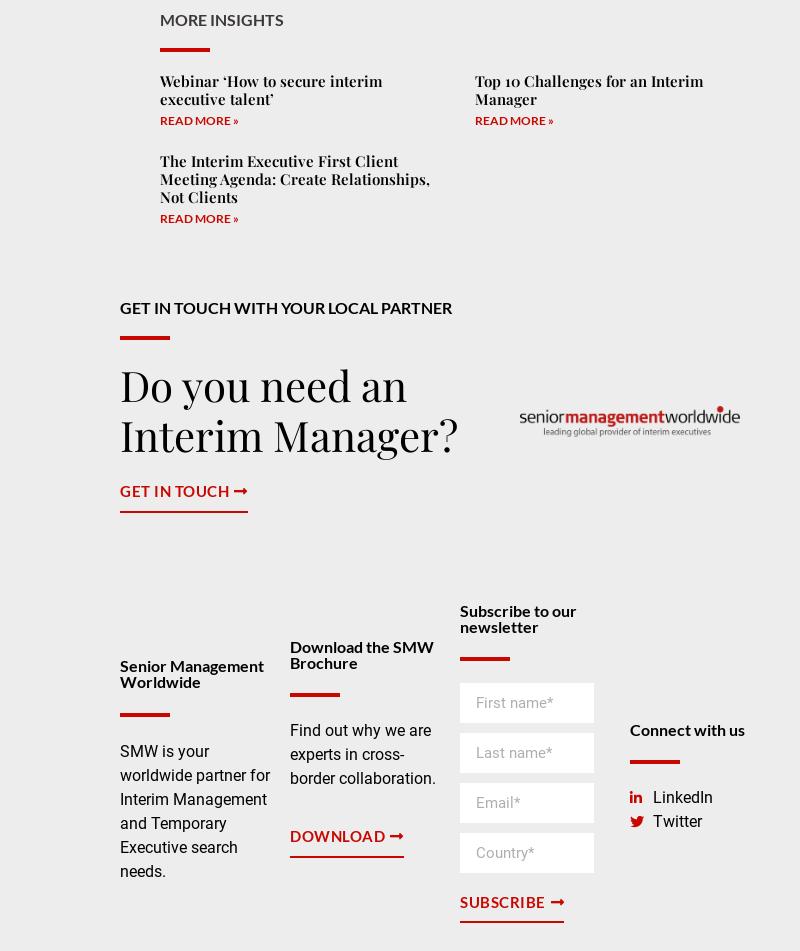 This screenshot has height=951, width=800. Describe the element at coordinates (362, 752) in the screenshot. I see `'Find out why we are experts in cross-border collaboration.'` at that location.